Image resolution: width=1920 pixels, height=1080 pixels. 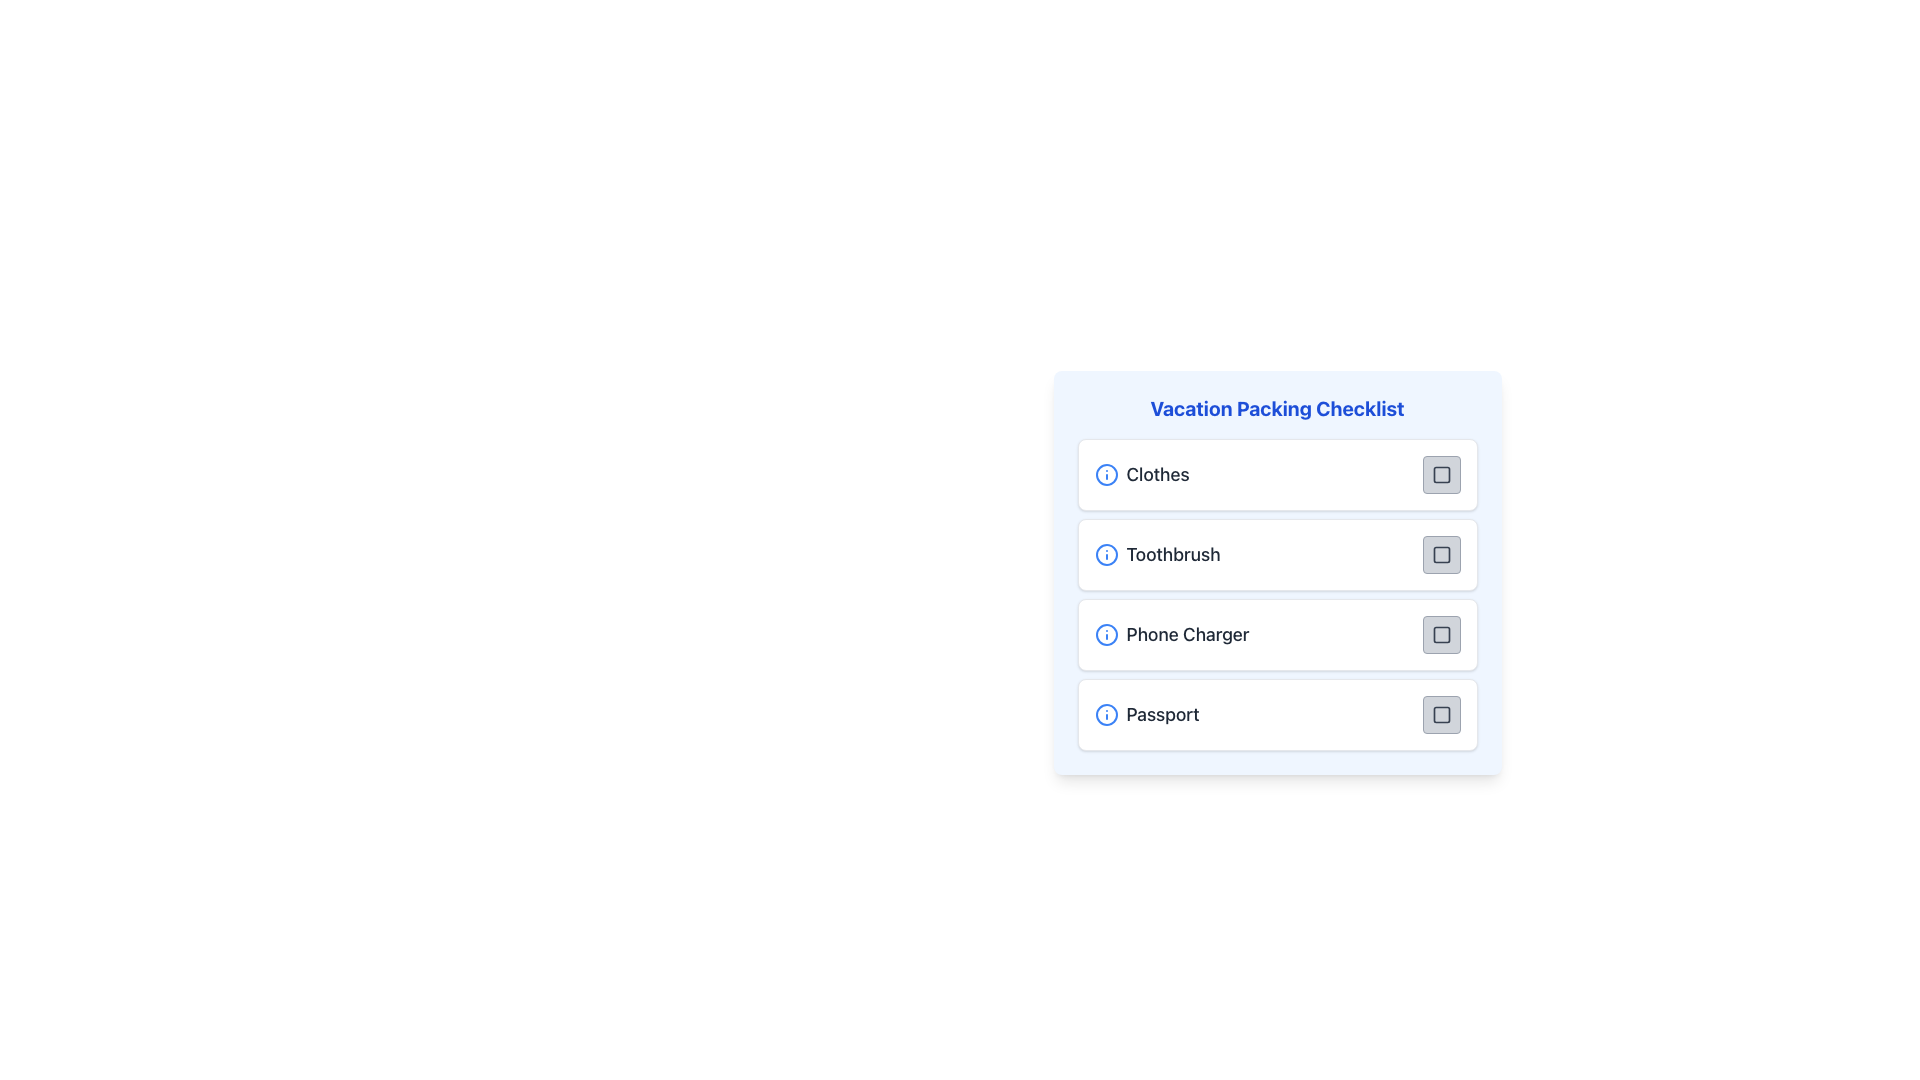 What do you see at coordinates (1158, 474) in the screenshot?
I see `text of the 'Clothes' label, which is a bold, medium-sized dark gray text in the 'Vacation Packing Checklist' section` at bounding box center [1158, 474].